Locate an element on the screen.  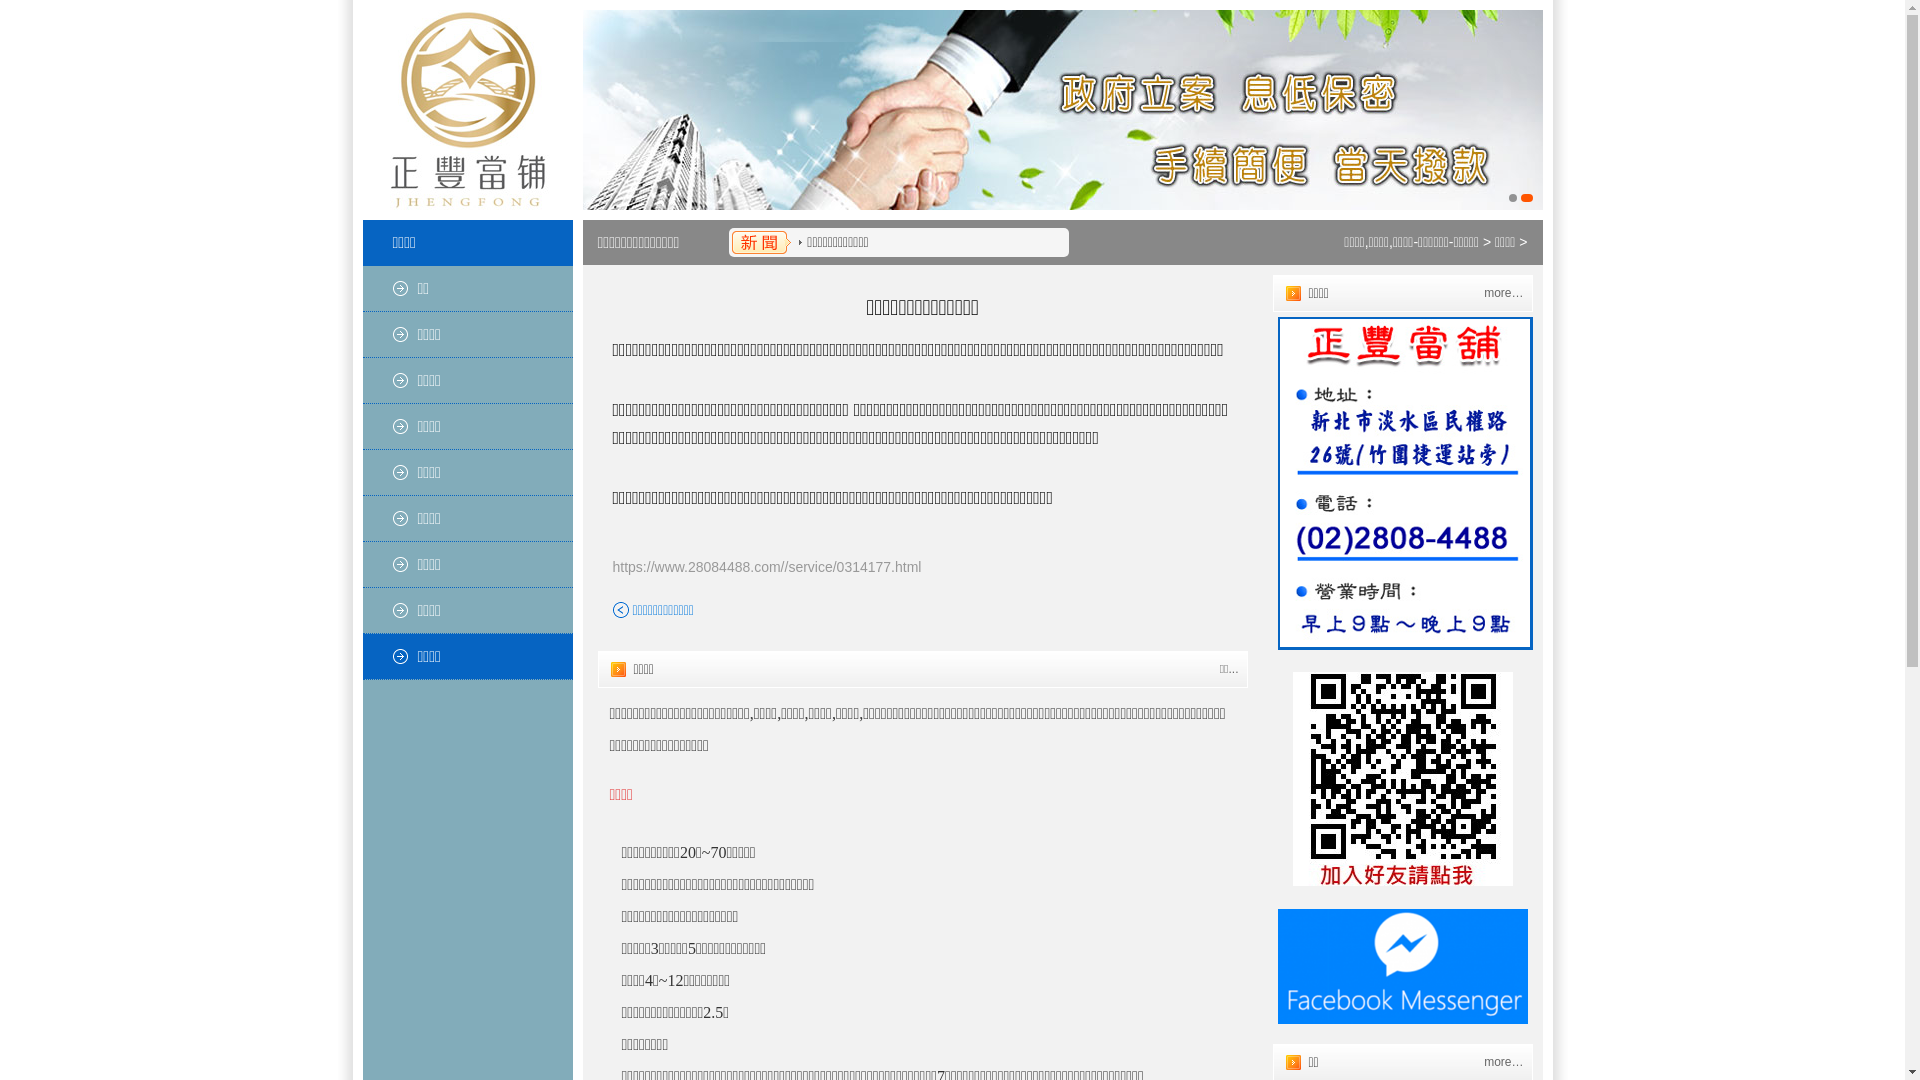
'https://www.28084488.com//service/0314177.html' is located at coordinates (765, 567).